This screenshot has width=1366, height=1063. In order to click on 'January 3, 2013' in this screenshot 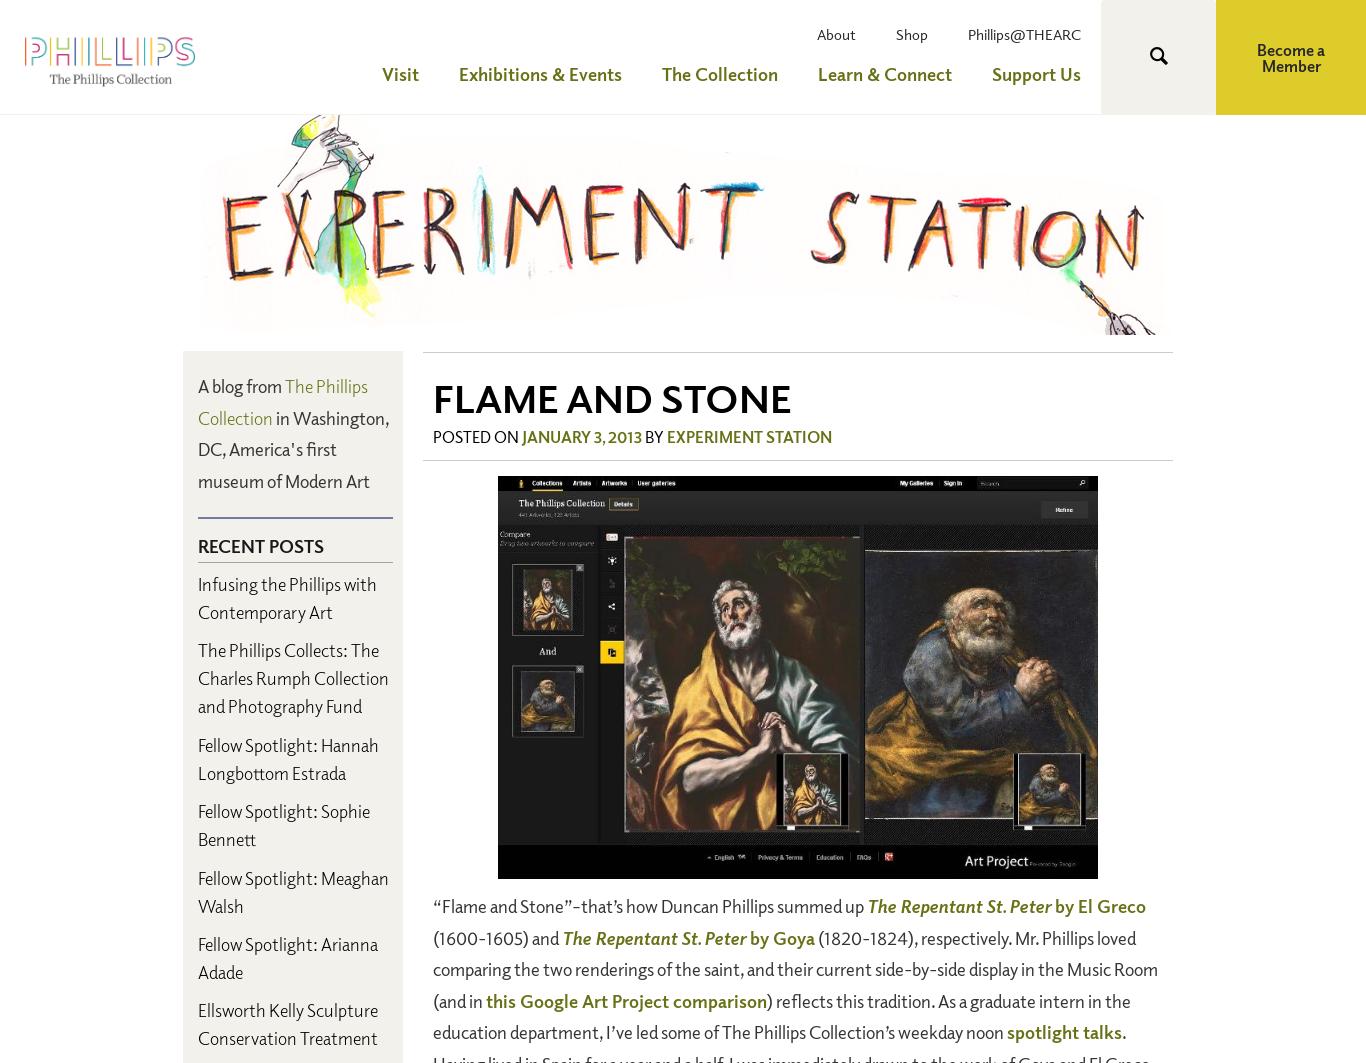, I will do `click(581, 436)`.